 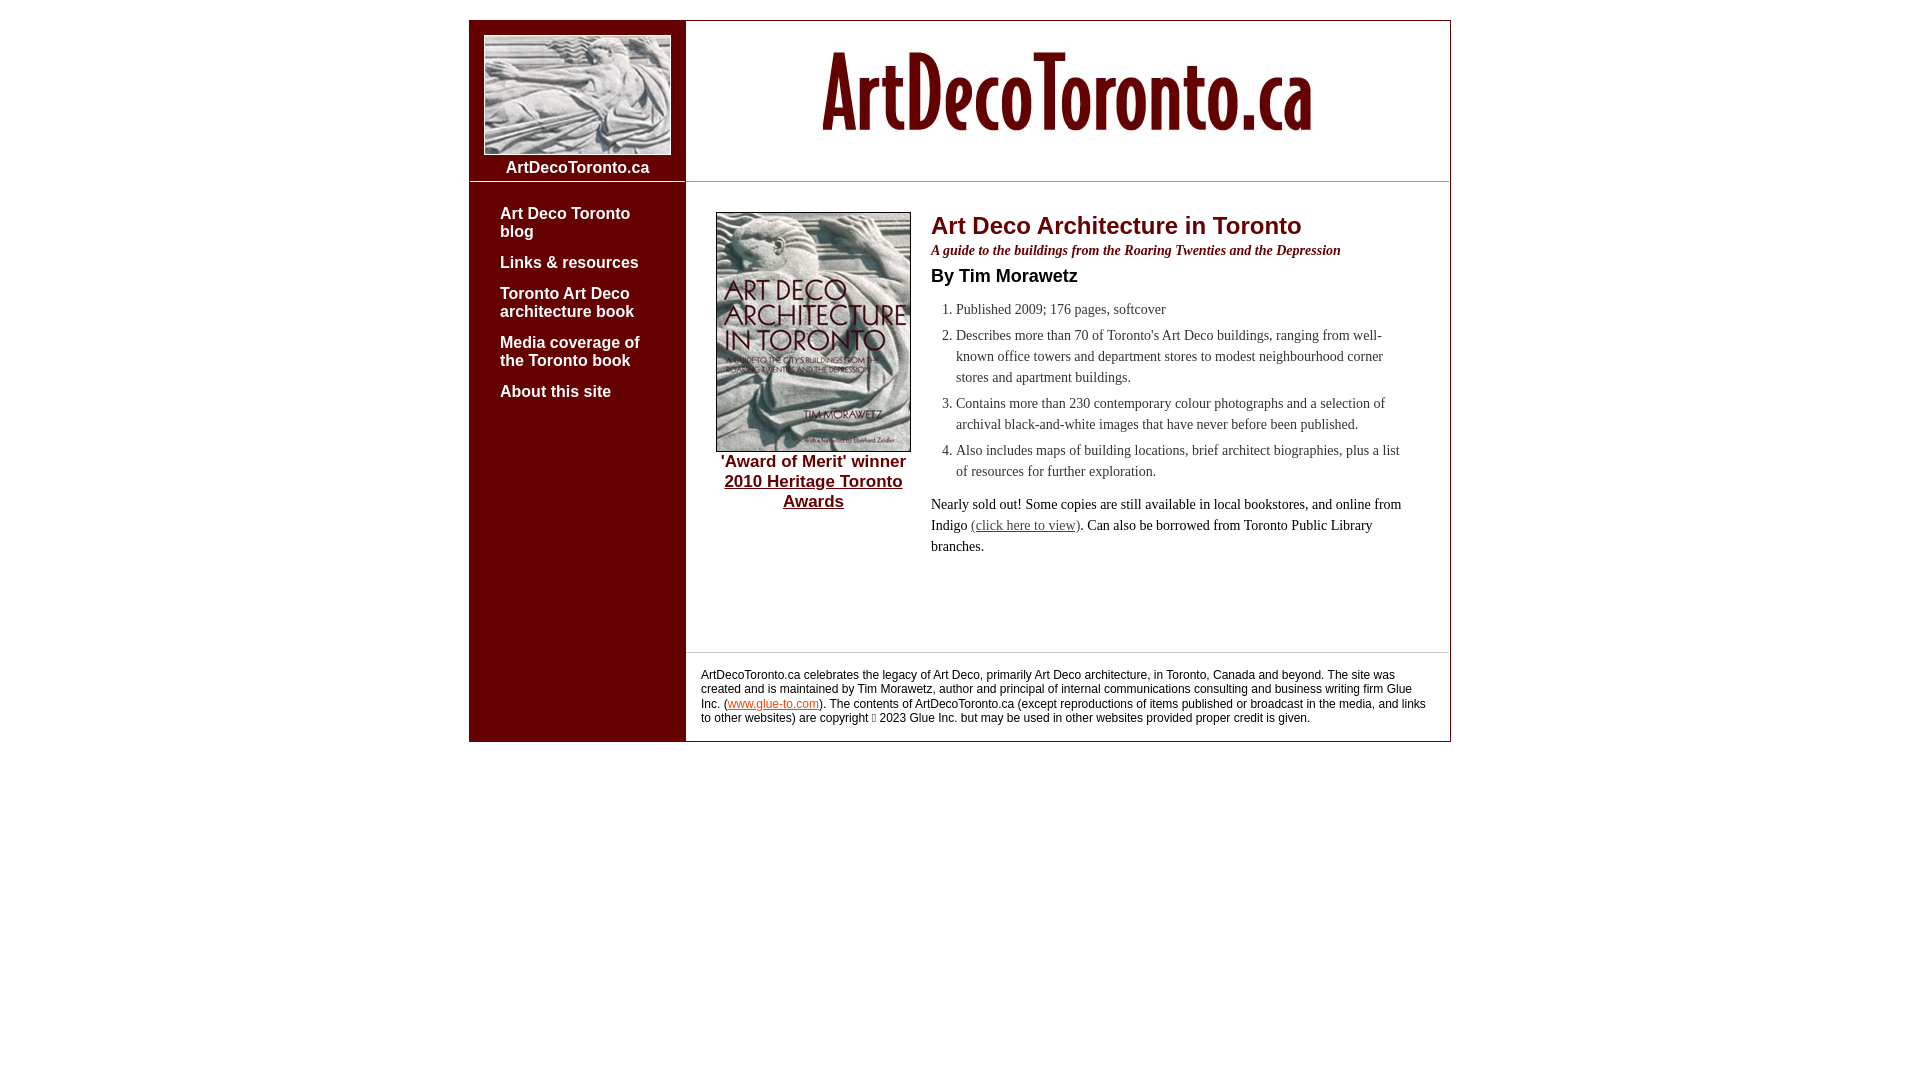 I want to click on 'Toronto Art Deco architecture book', so click(x=565, y=300).